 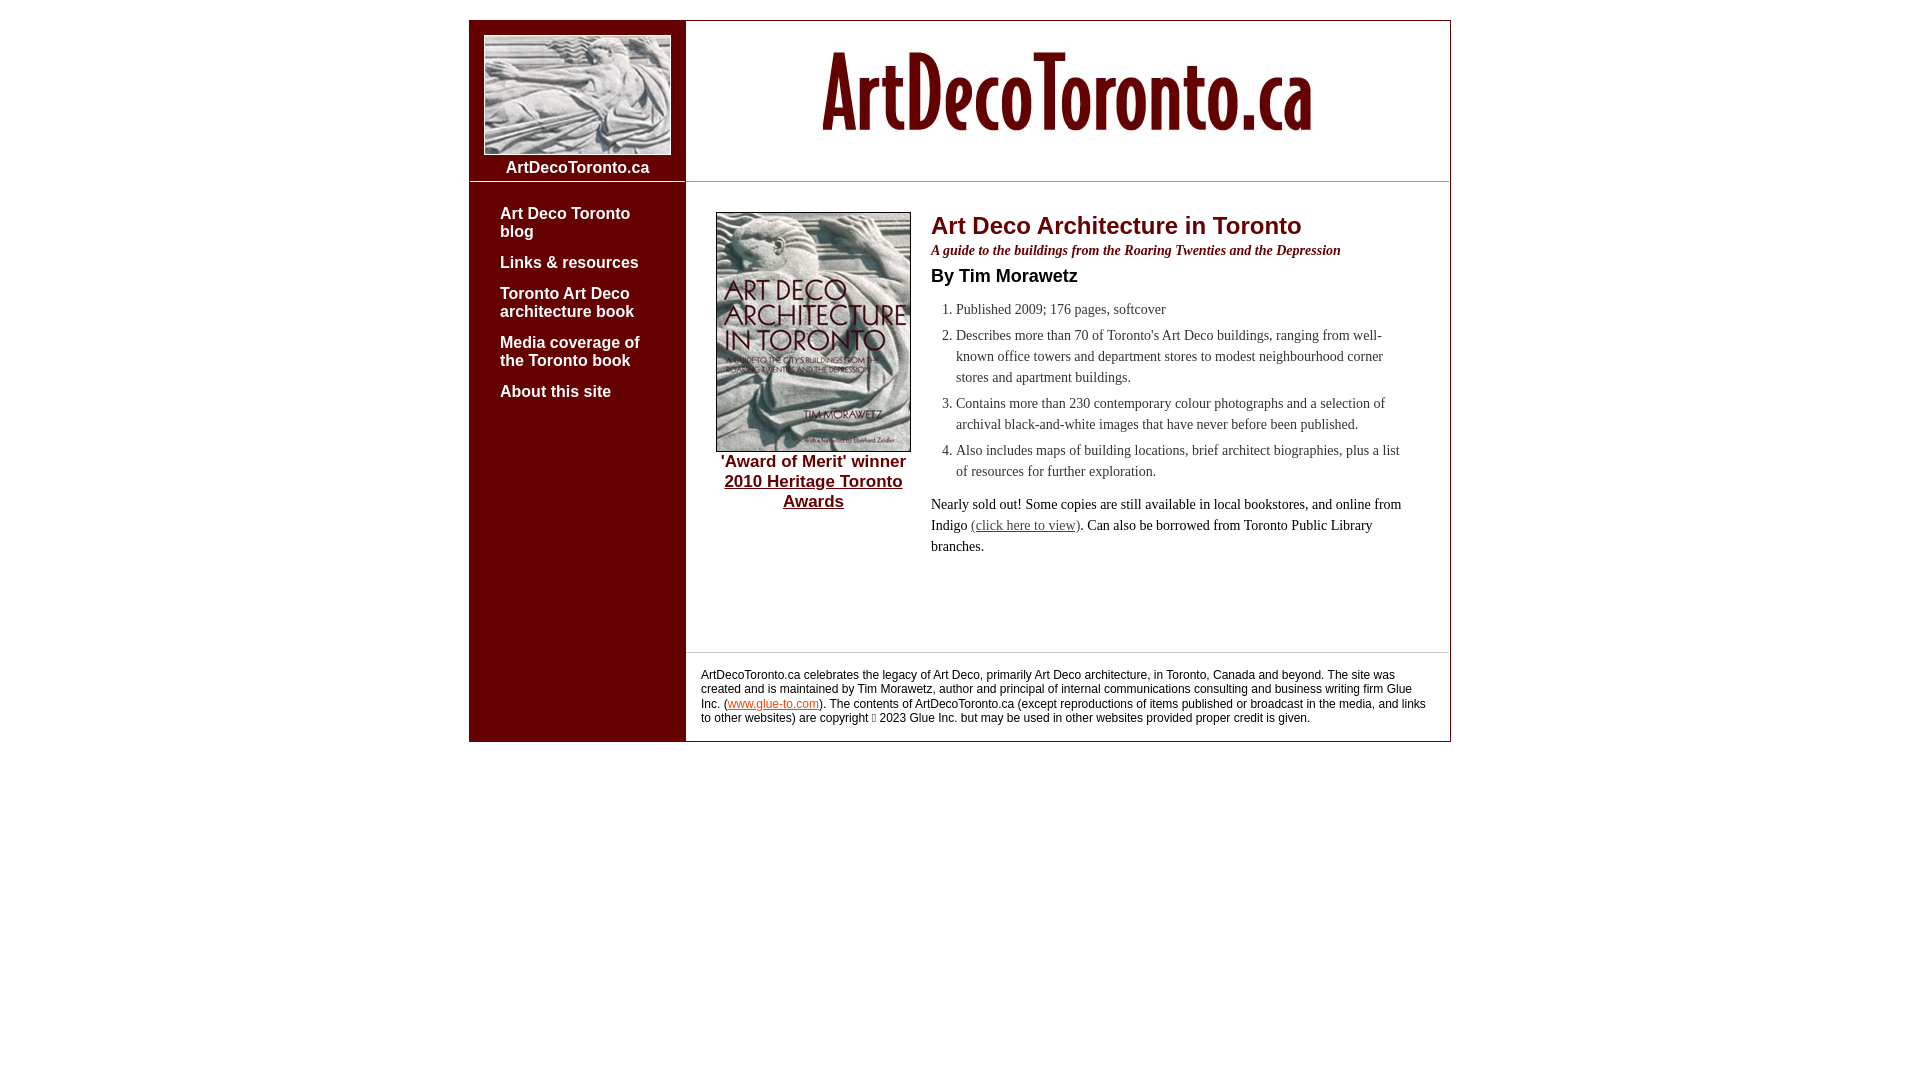 I want to click on 'Toronto Art Deco architecture book', so click(x=565, y=300).